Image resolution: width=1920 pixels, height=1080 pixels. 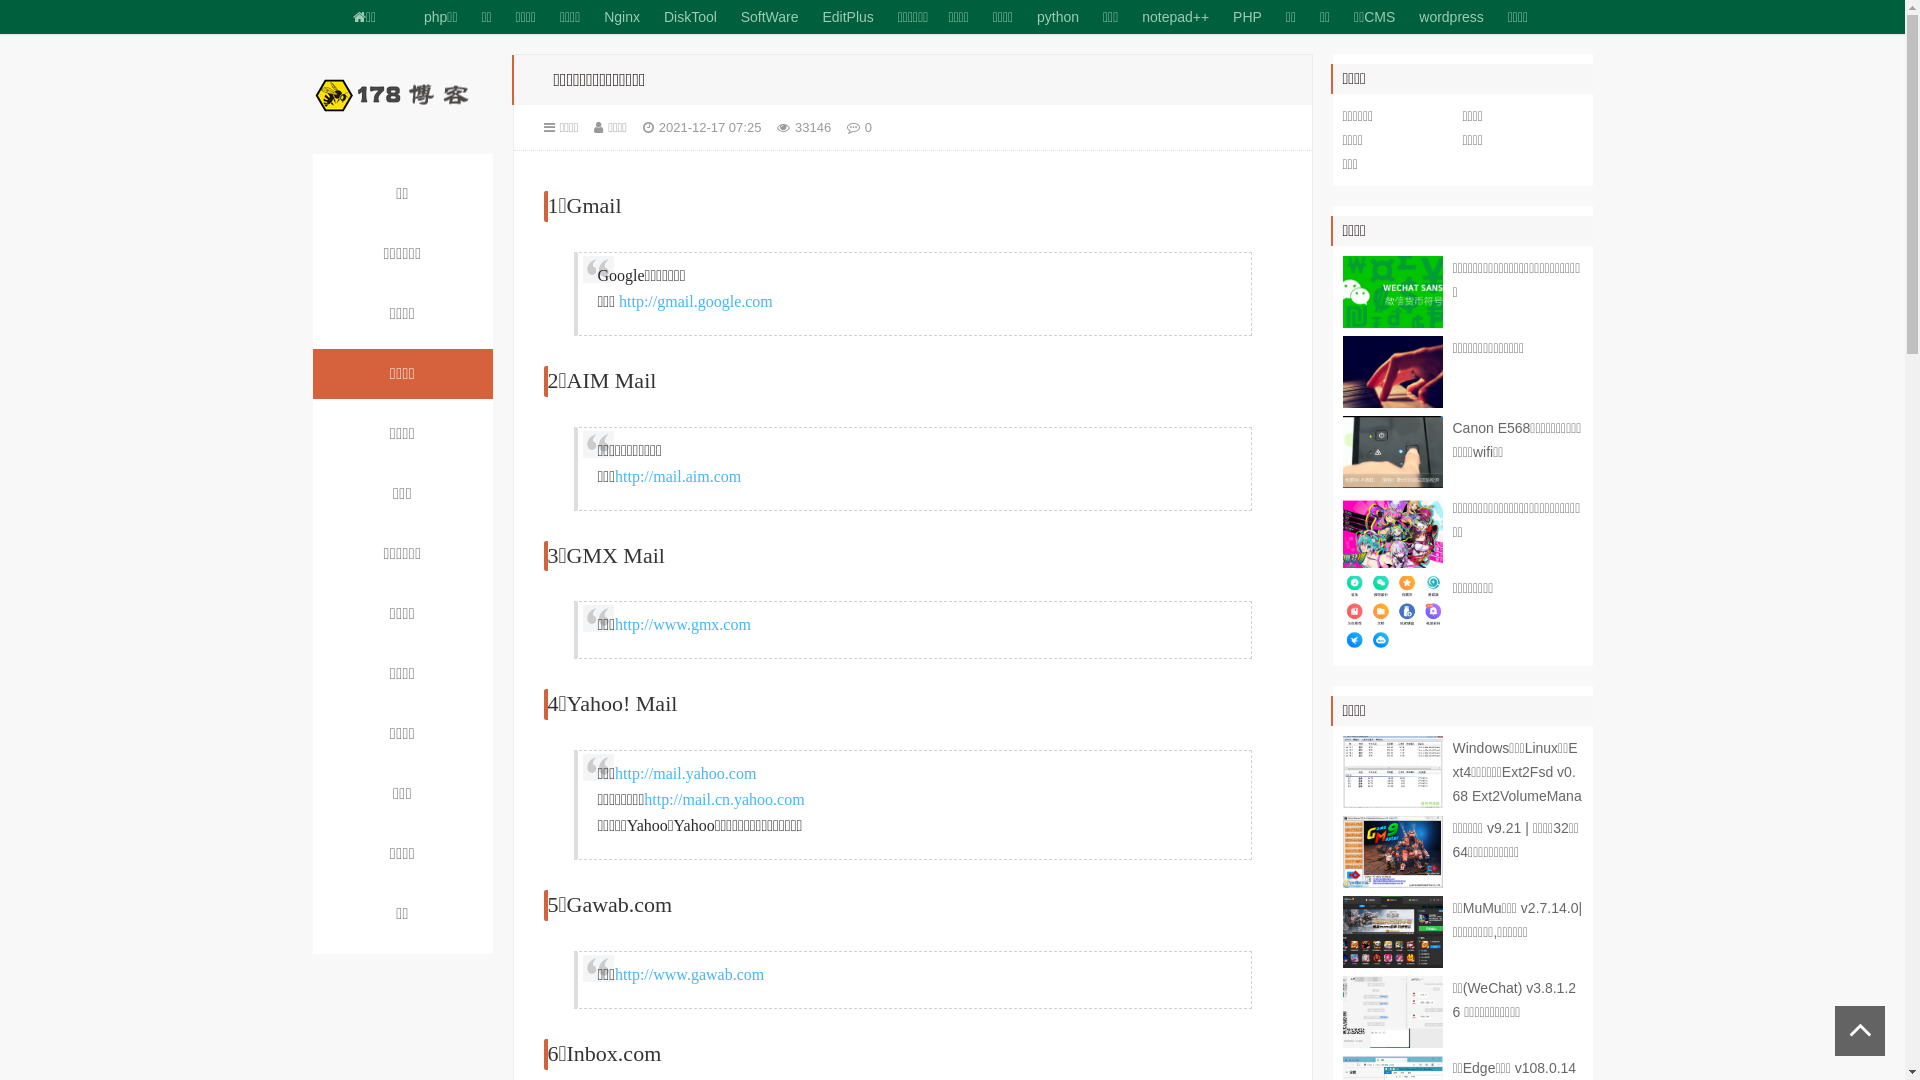 I want to click on 'http://www.gawab.com', so click(x=613, y=973).